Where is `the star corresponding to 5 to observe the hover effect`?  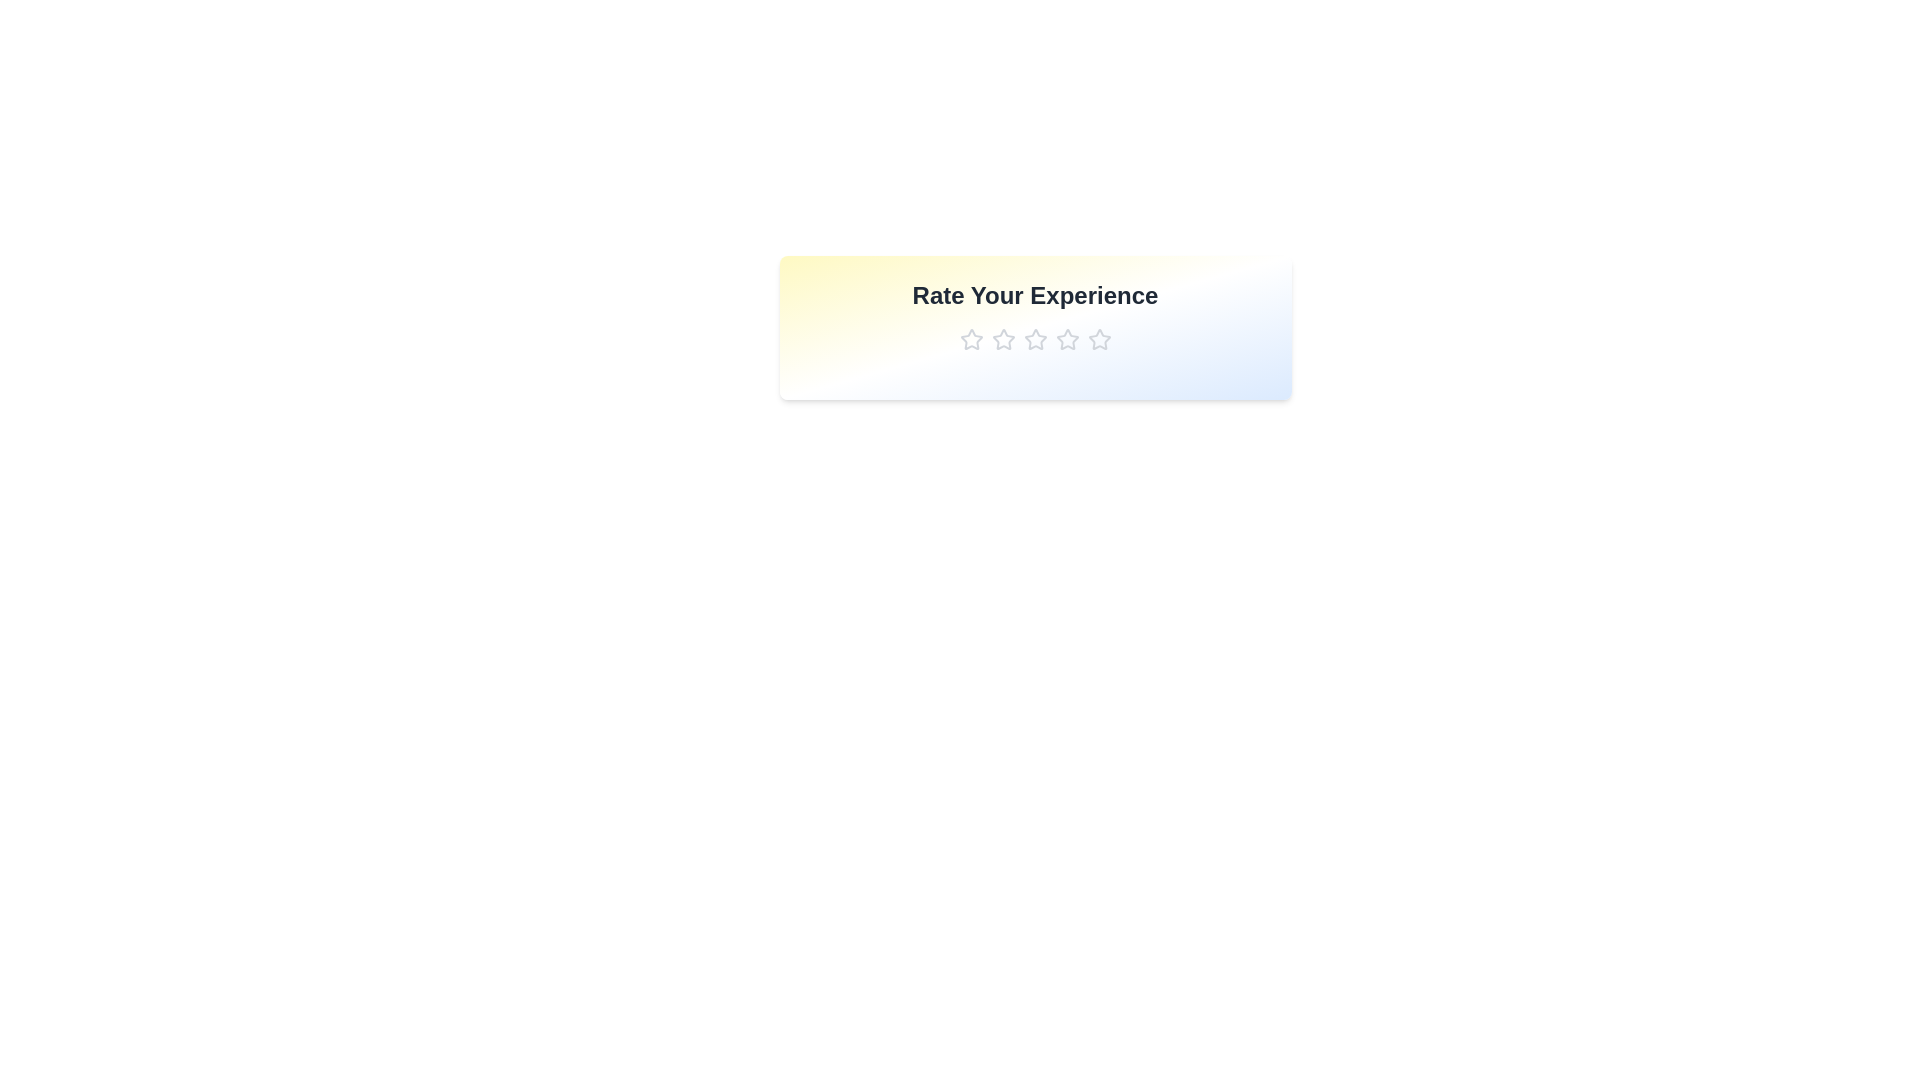
the star corresponding to 5 to observe the hover effect is located at coordinates (1098, 338).